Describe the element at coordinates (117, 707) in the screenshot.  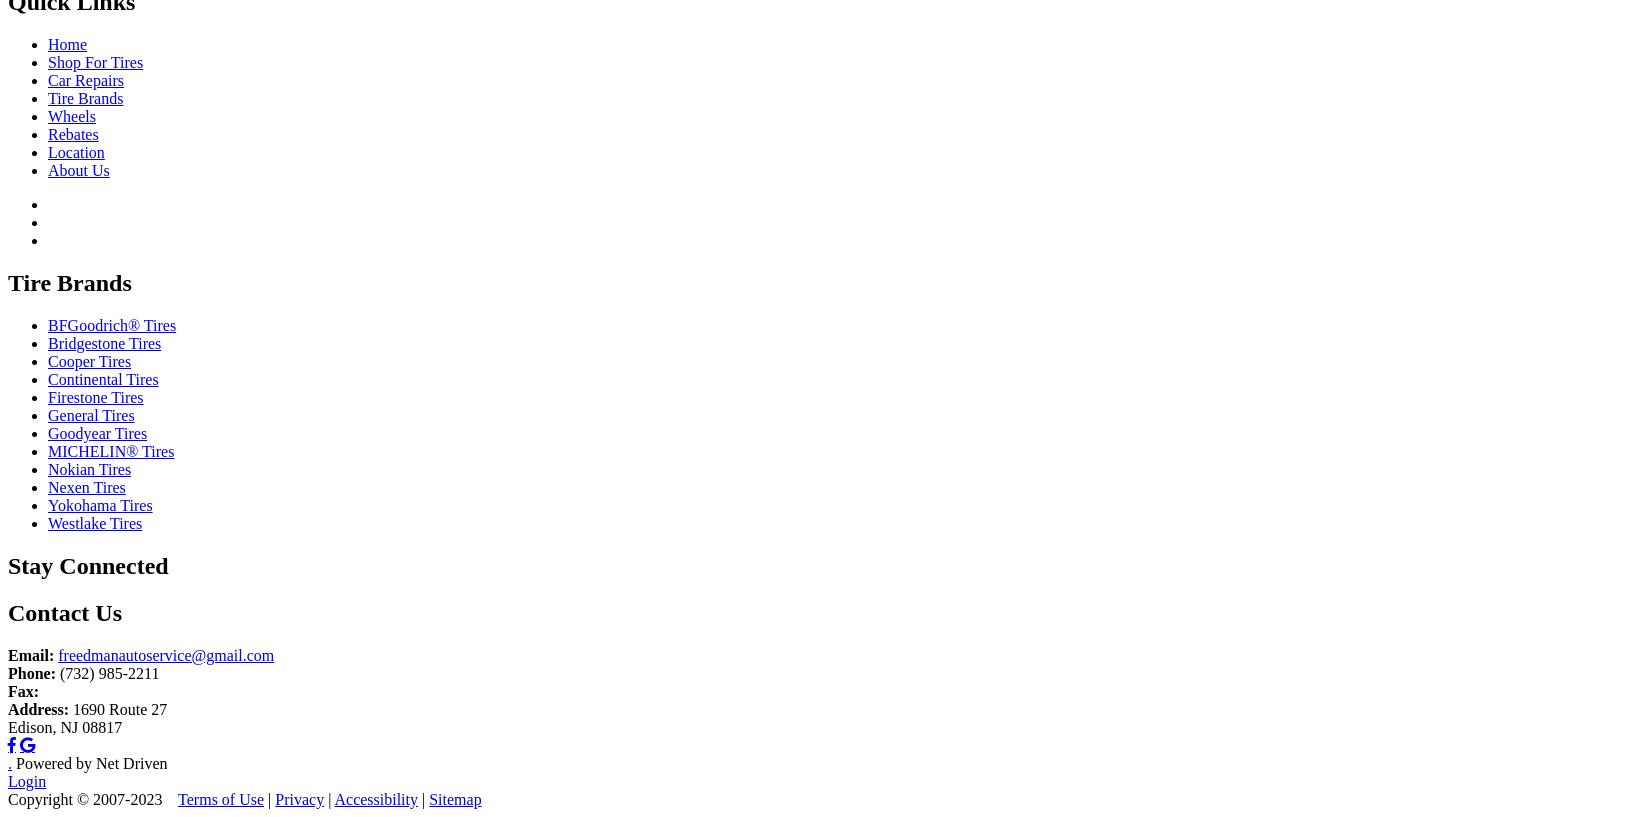
I see `'1690 Route 27'` at that location.